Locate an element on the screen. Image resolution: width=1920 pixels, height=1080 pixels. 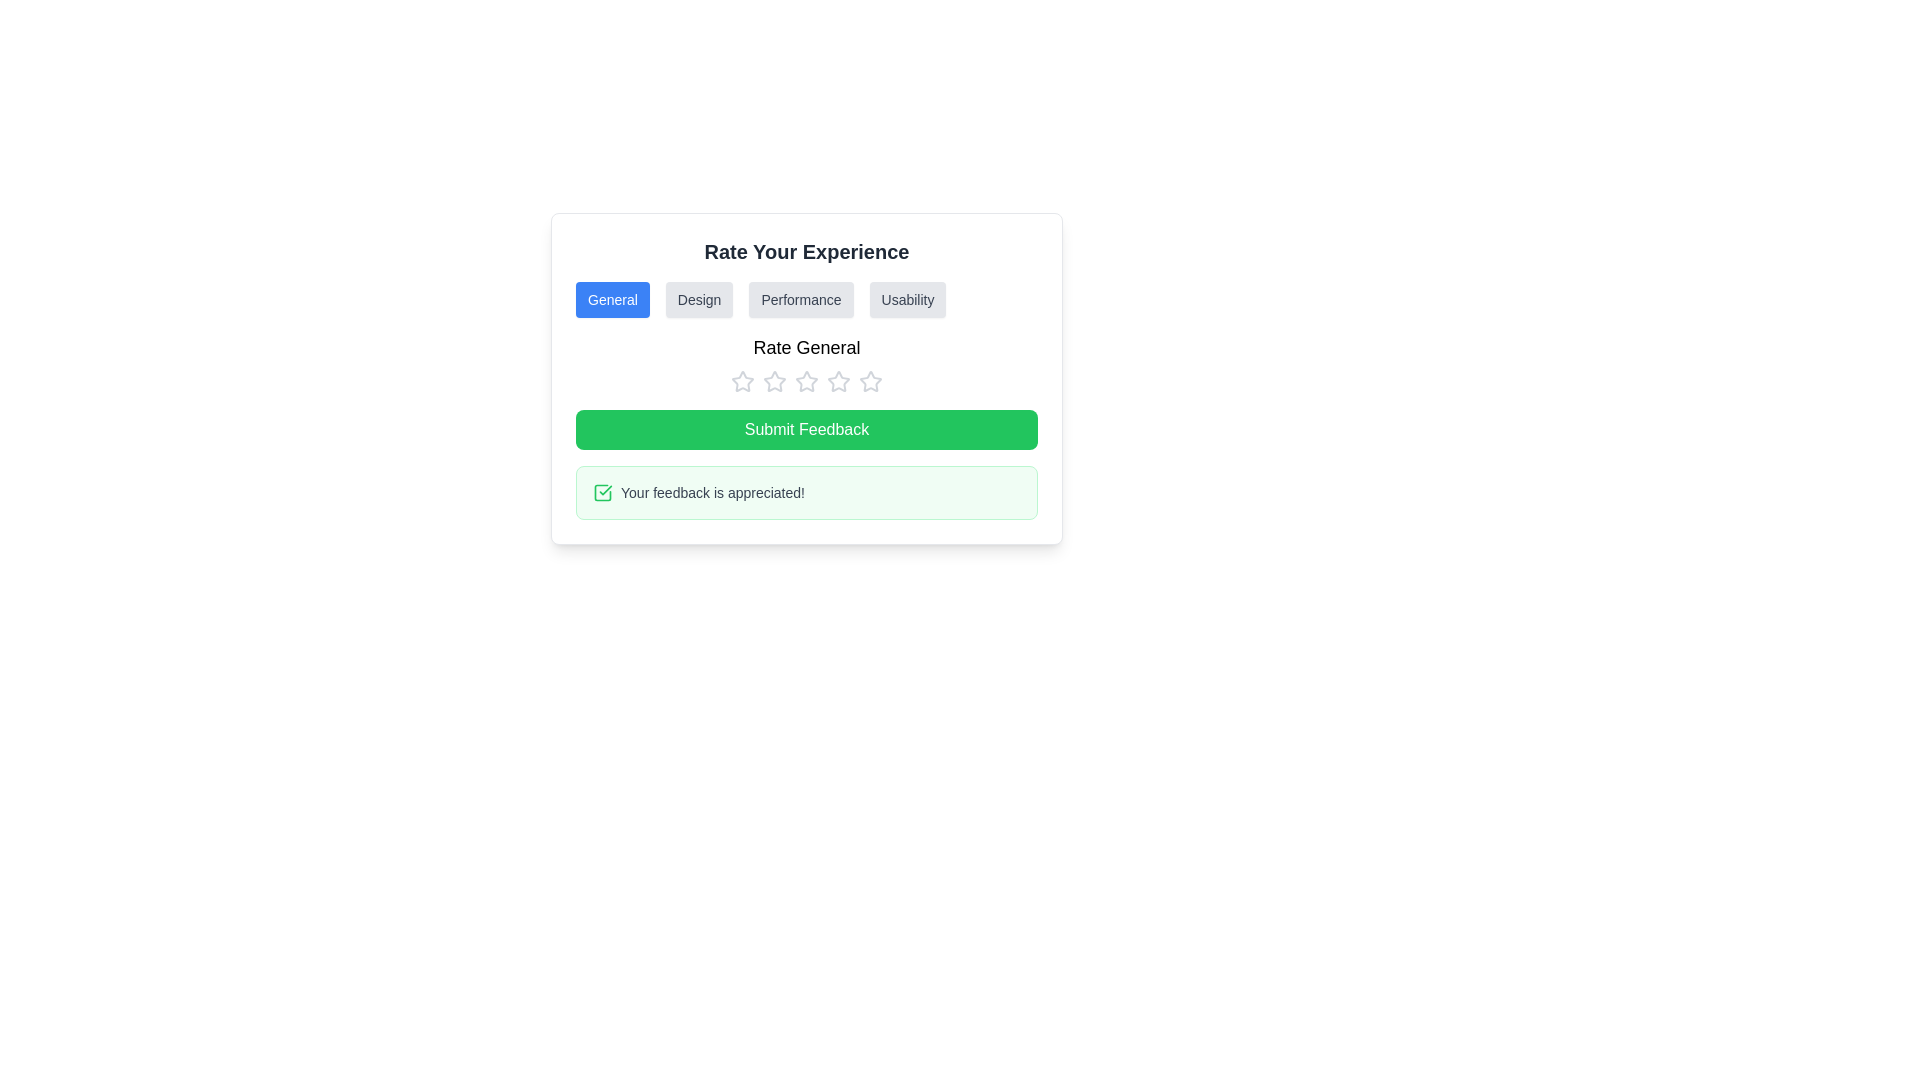
the fourth star icon in the 'Rate General' section to rate it is located at coordinates (839, 381).